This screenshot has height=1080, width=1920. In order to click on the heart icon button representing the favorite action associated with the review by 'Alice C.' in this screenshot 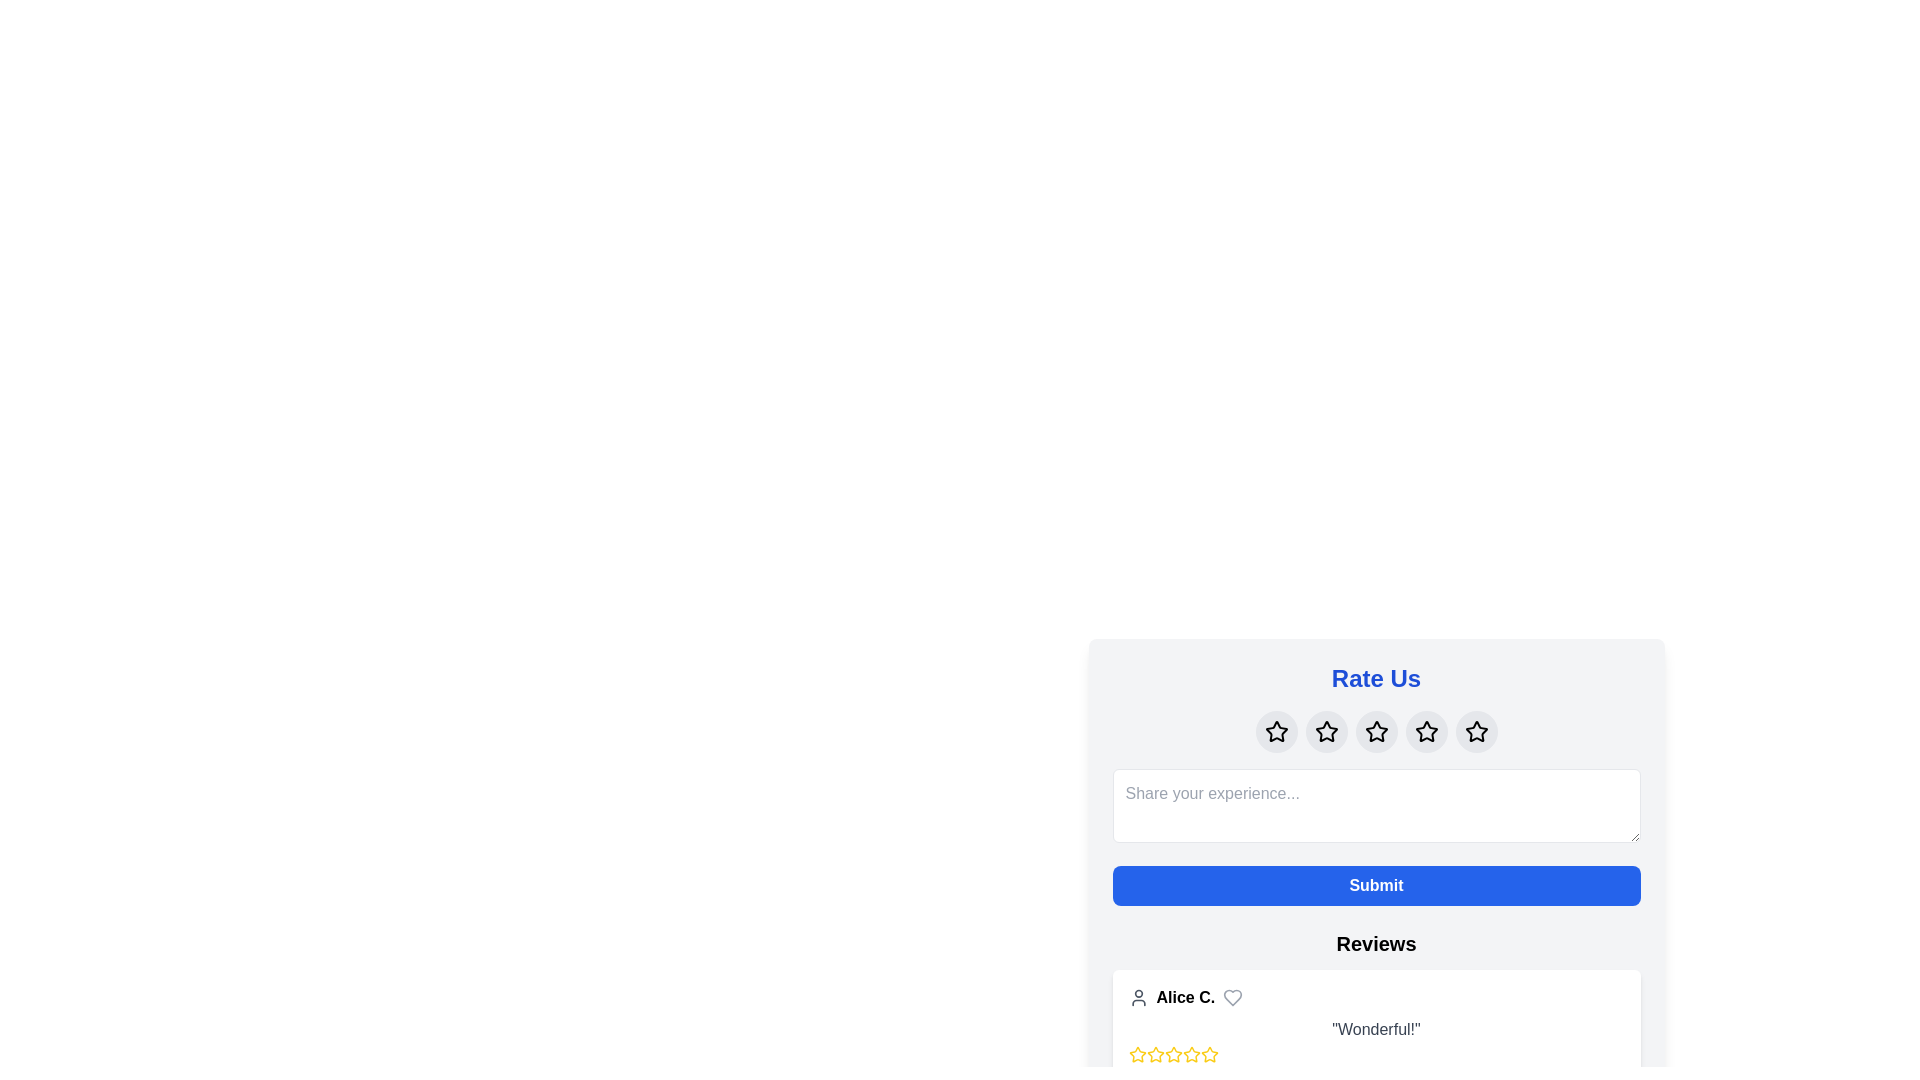, I will do `click(1232, 998)`.